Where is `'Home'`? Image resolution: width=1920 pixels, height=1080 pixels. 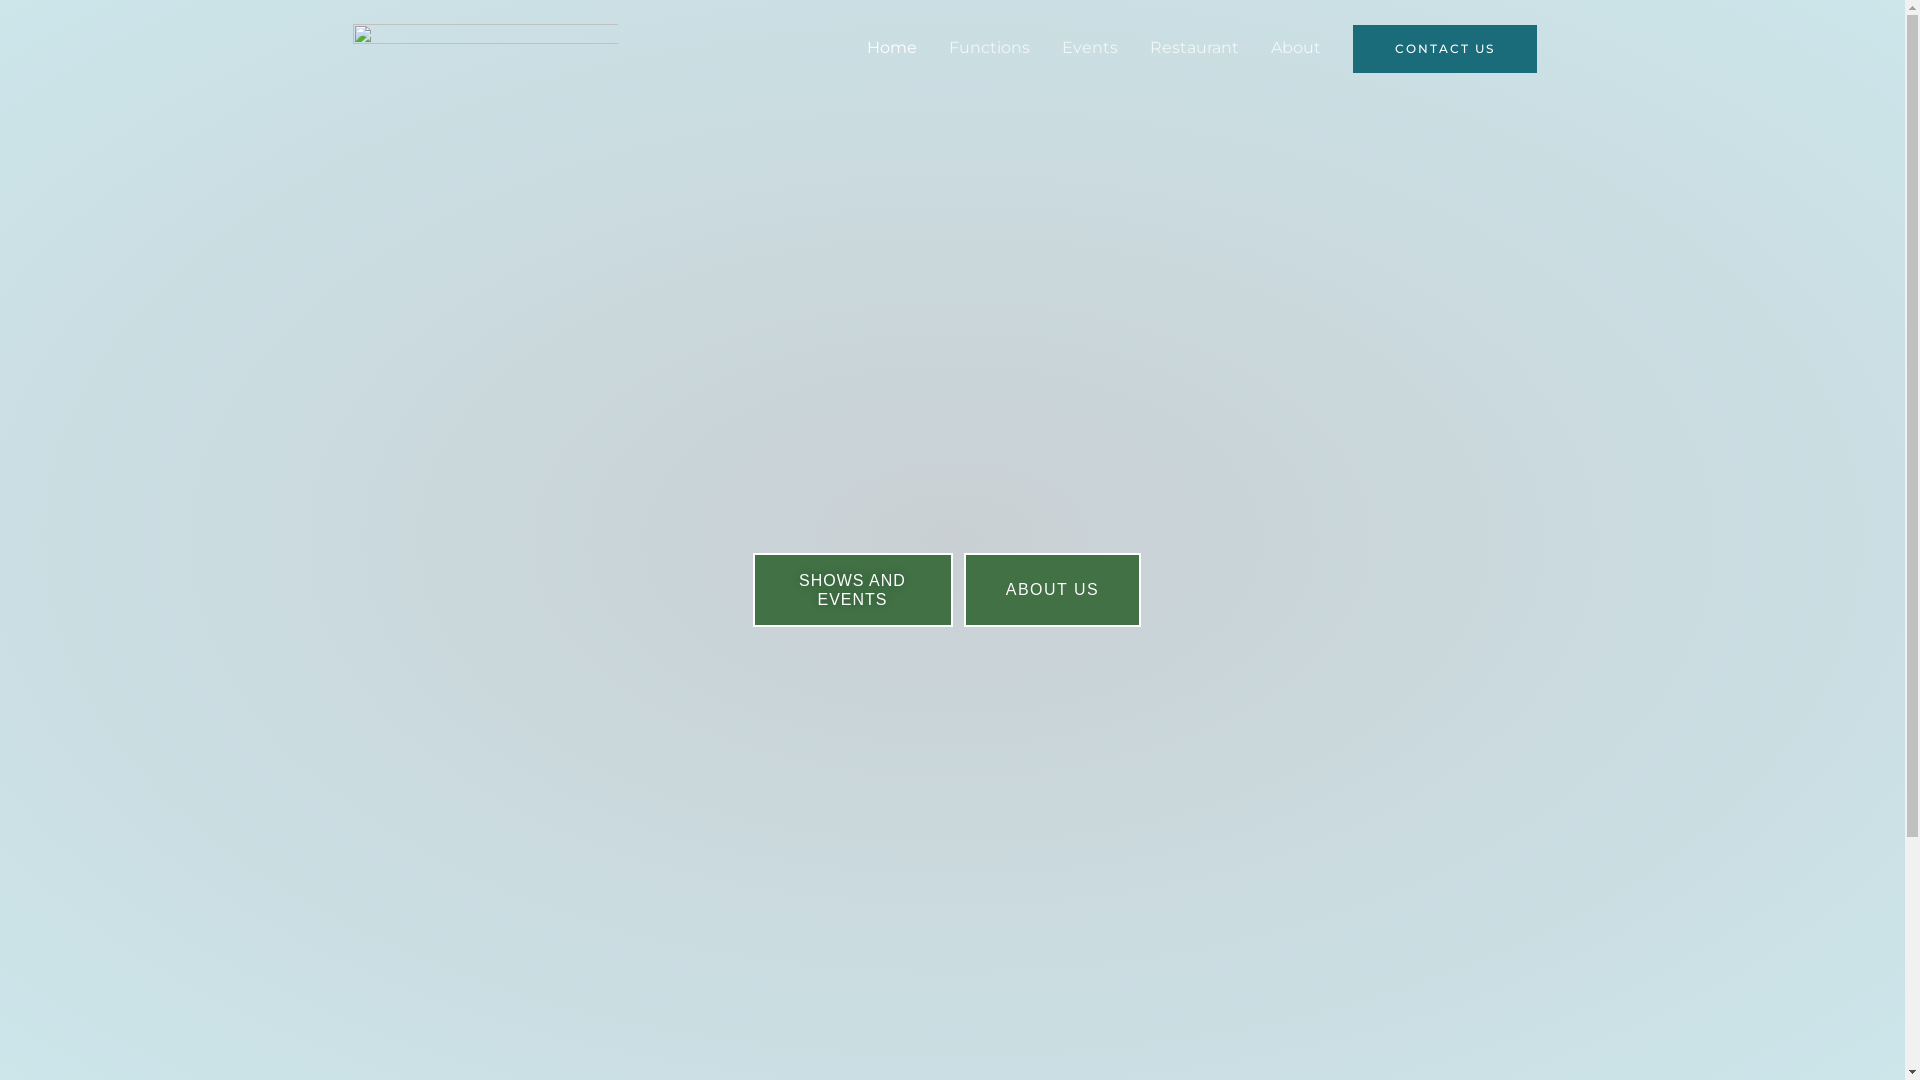
'Home' is located at coordinates (890, 46).